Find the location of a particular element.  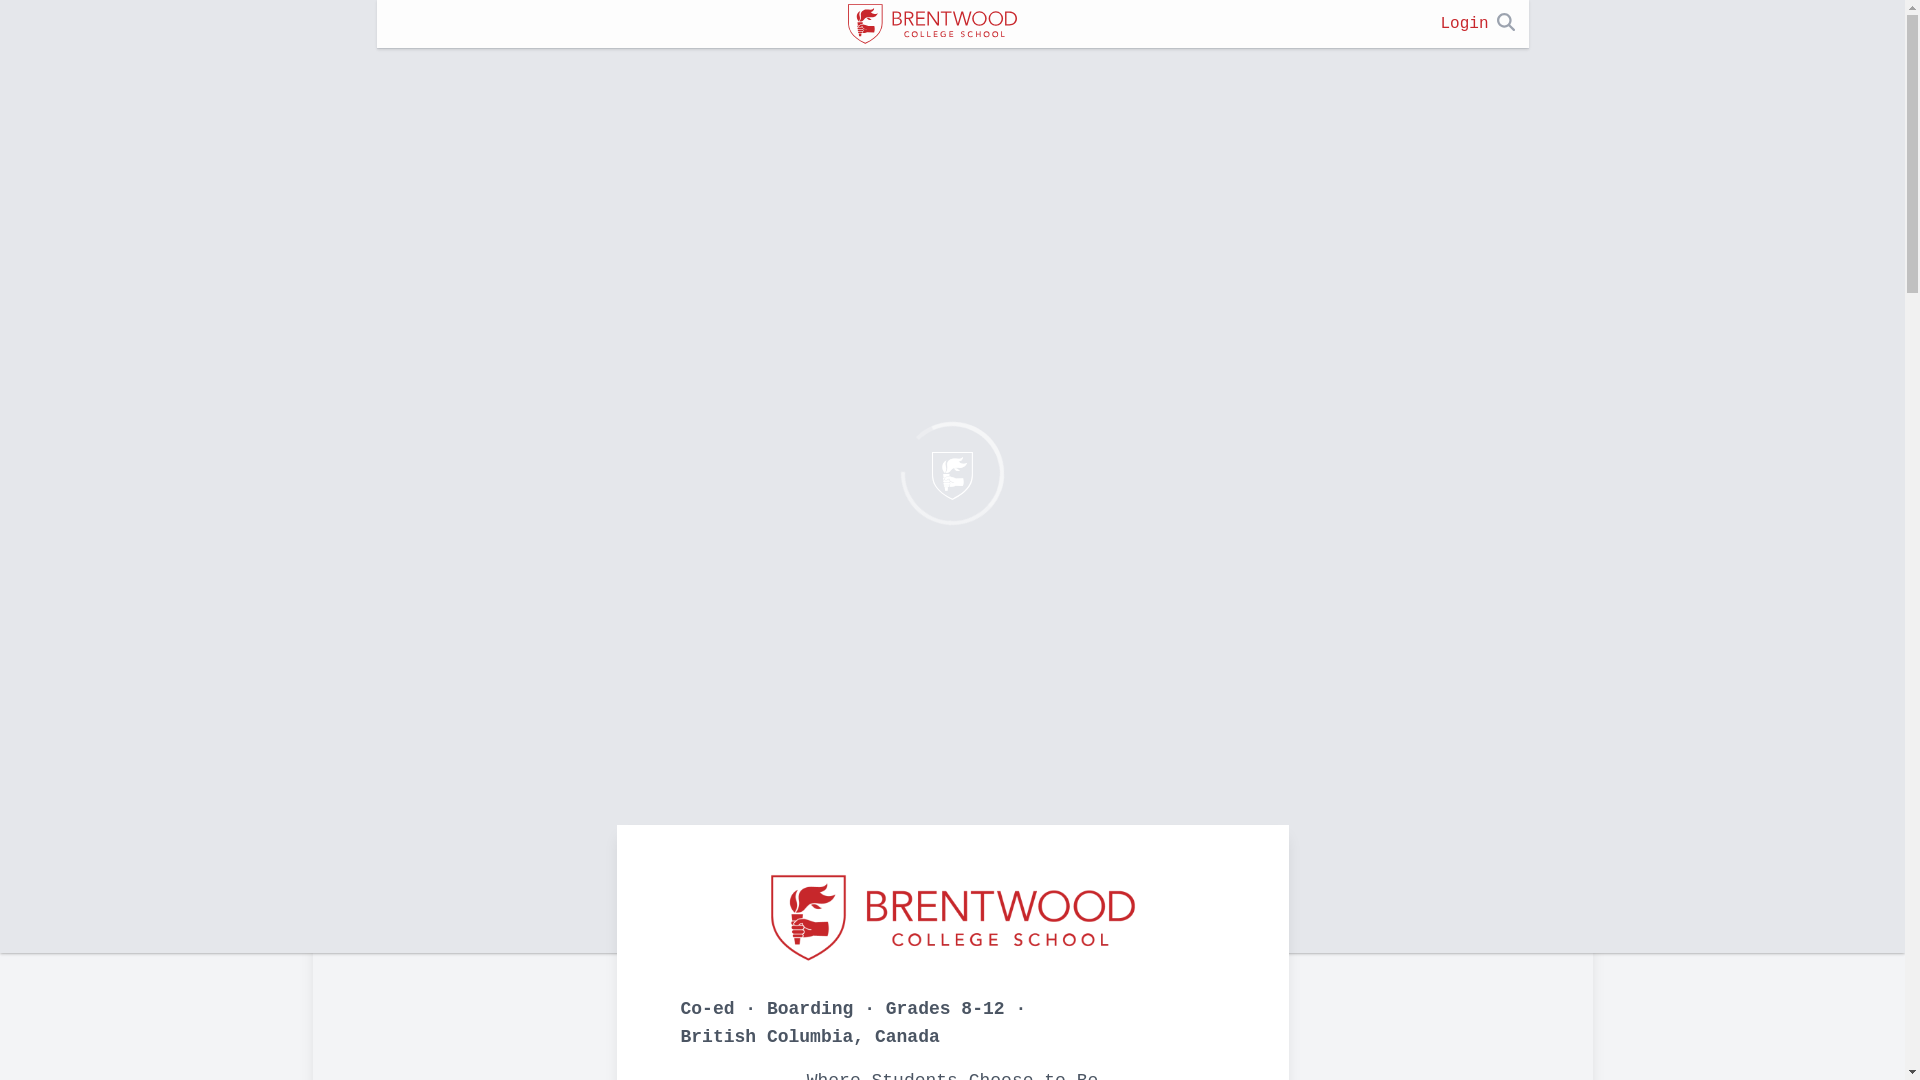

'Login' is located at coordinates (1464, 23).